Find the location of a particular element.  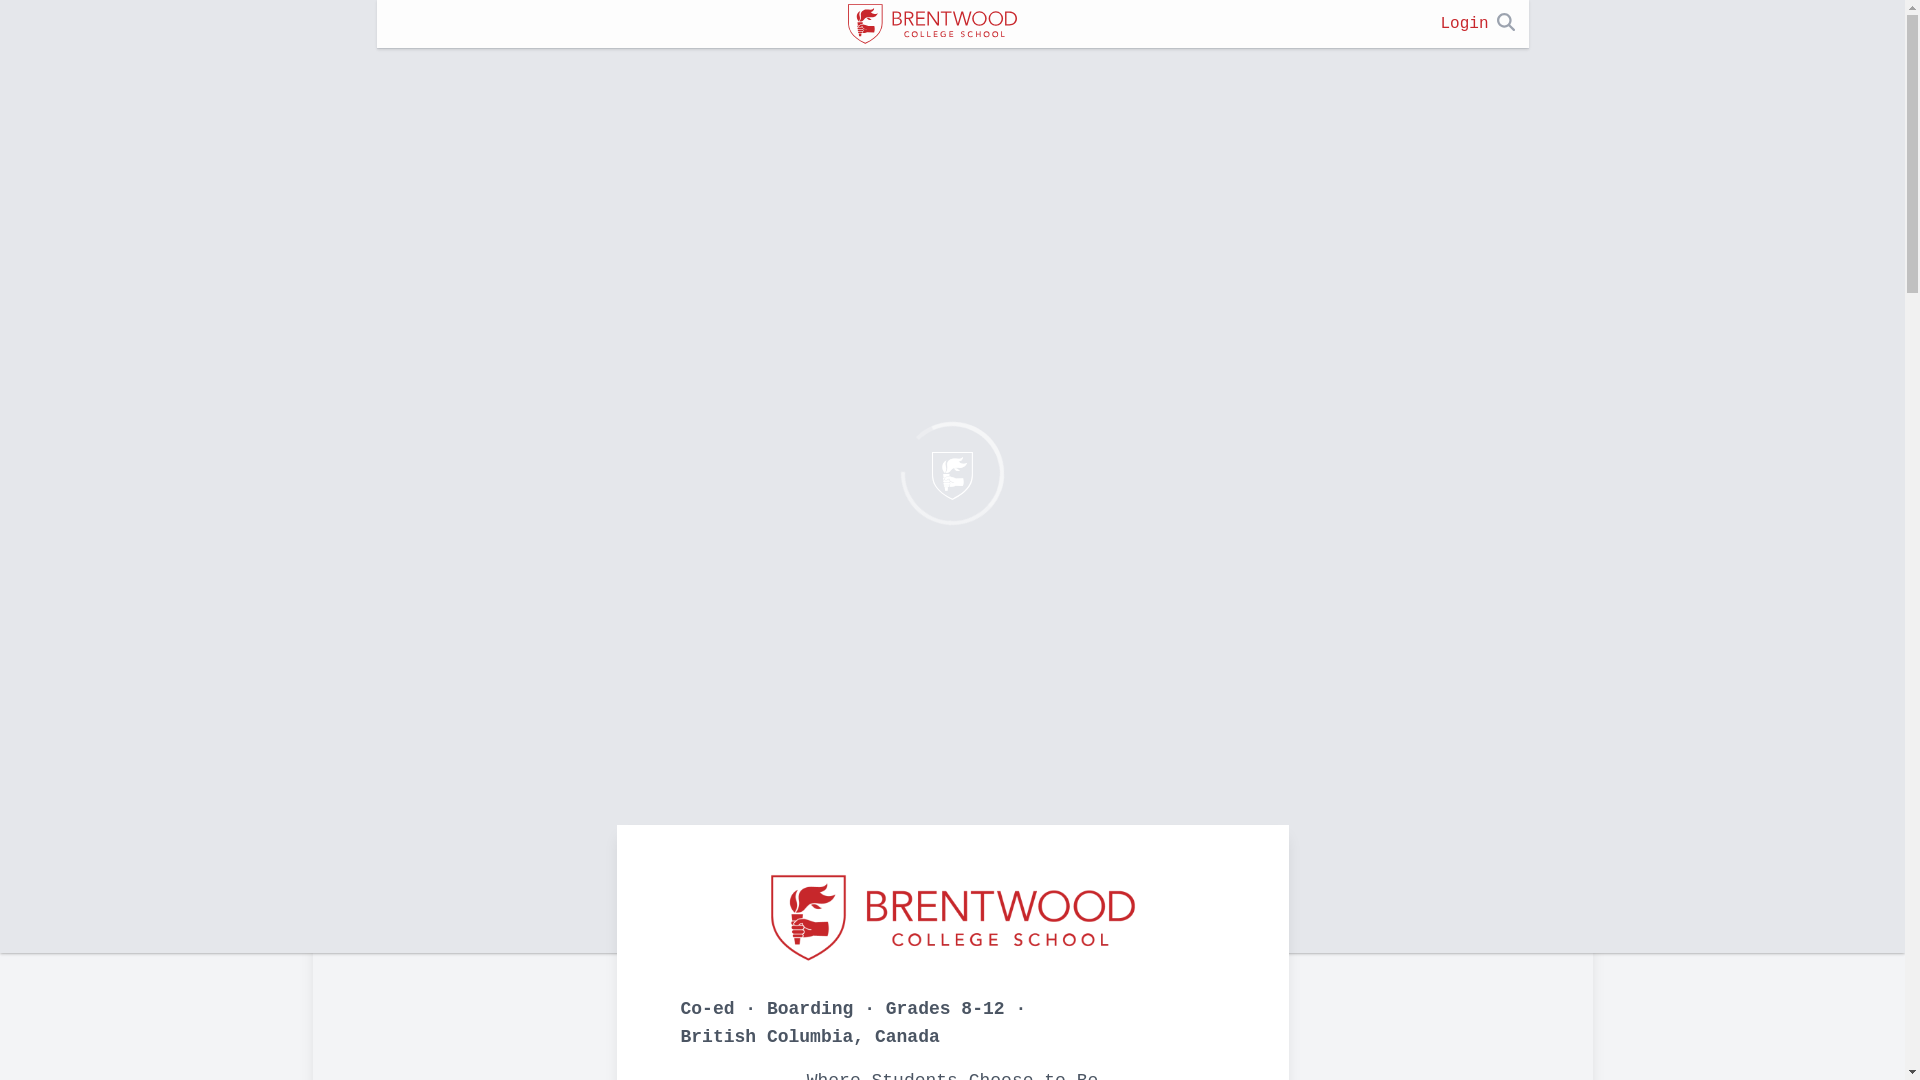

'Login' is located at coordinates (1464, 23).